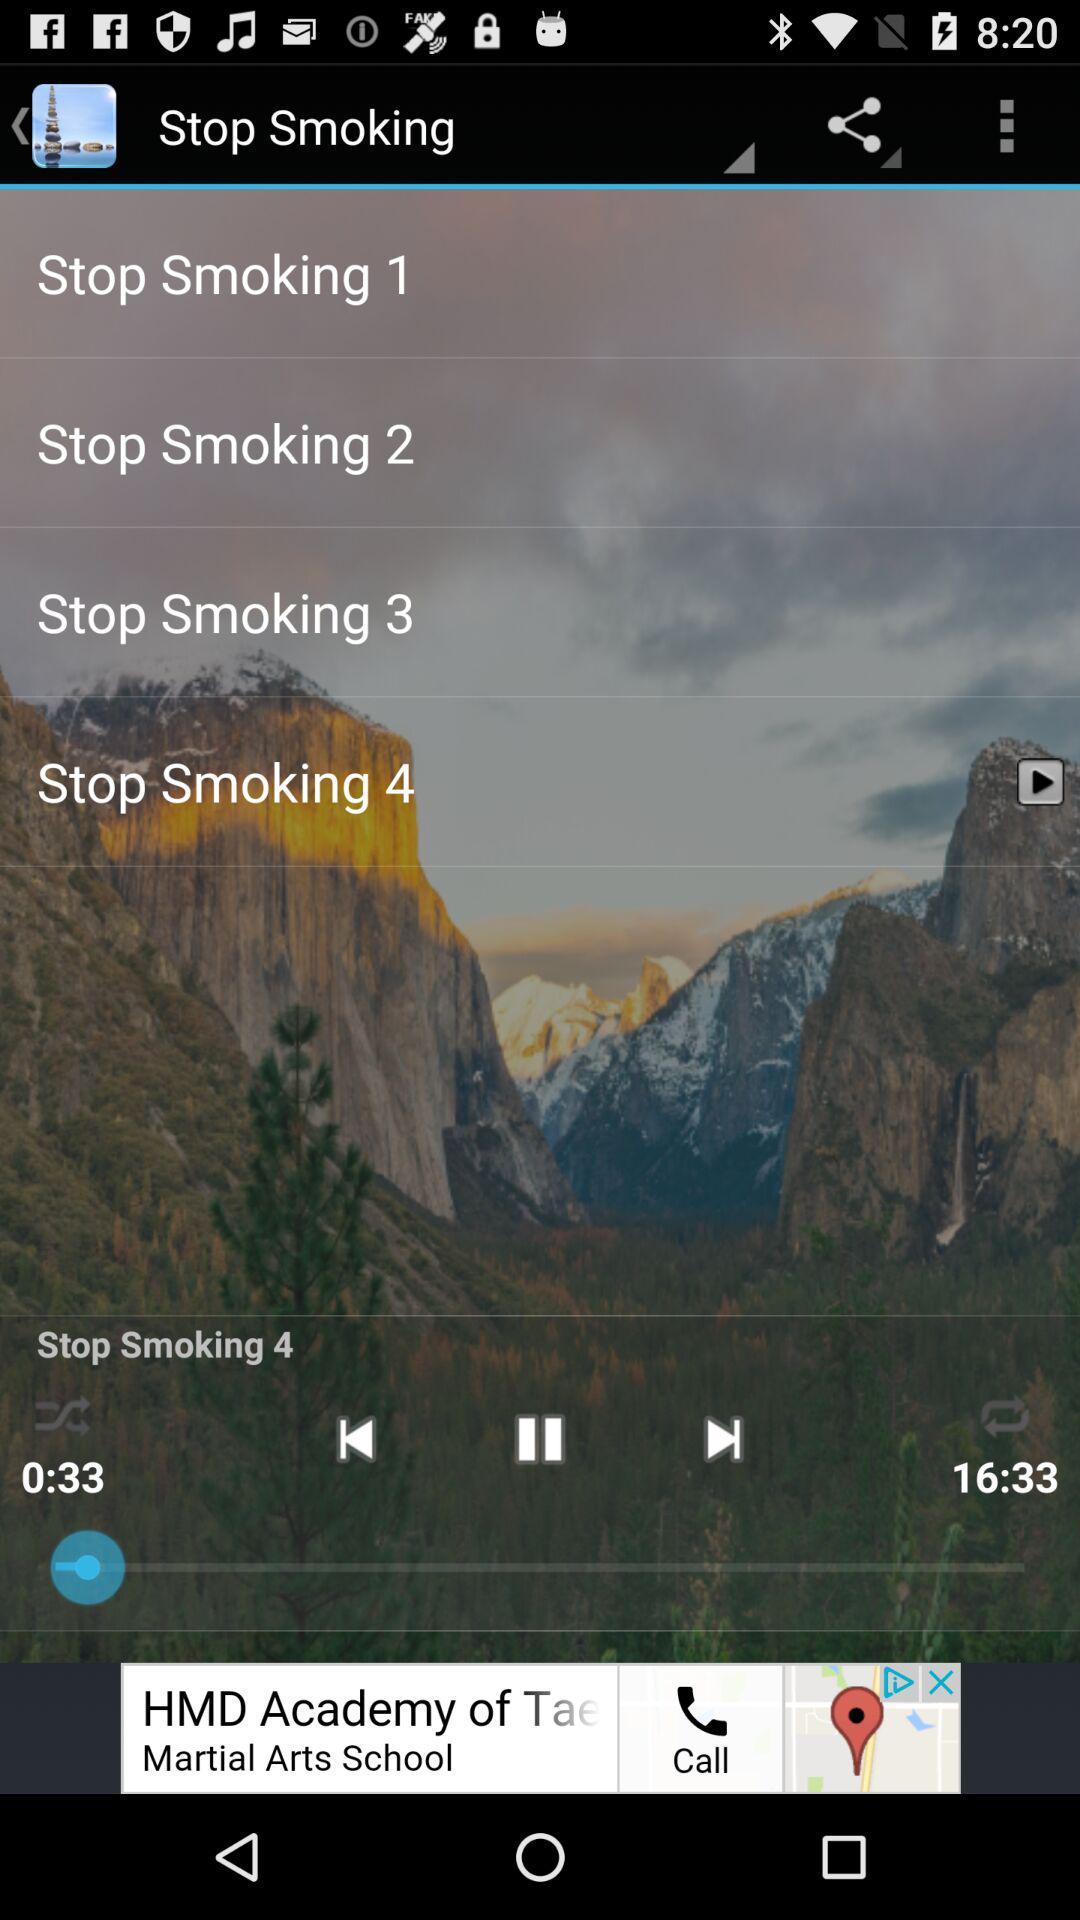 The image size is (1080, 1920). I want to click on advertisement, so click(540, 1727).